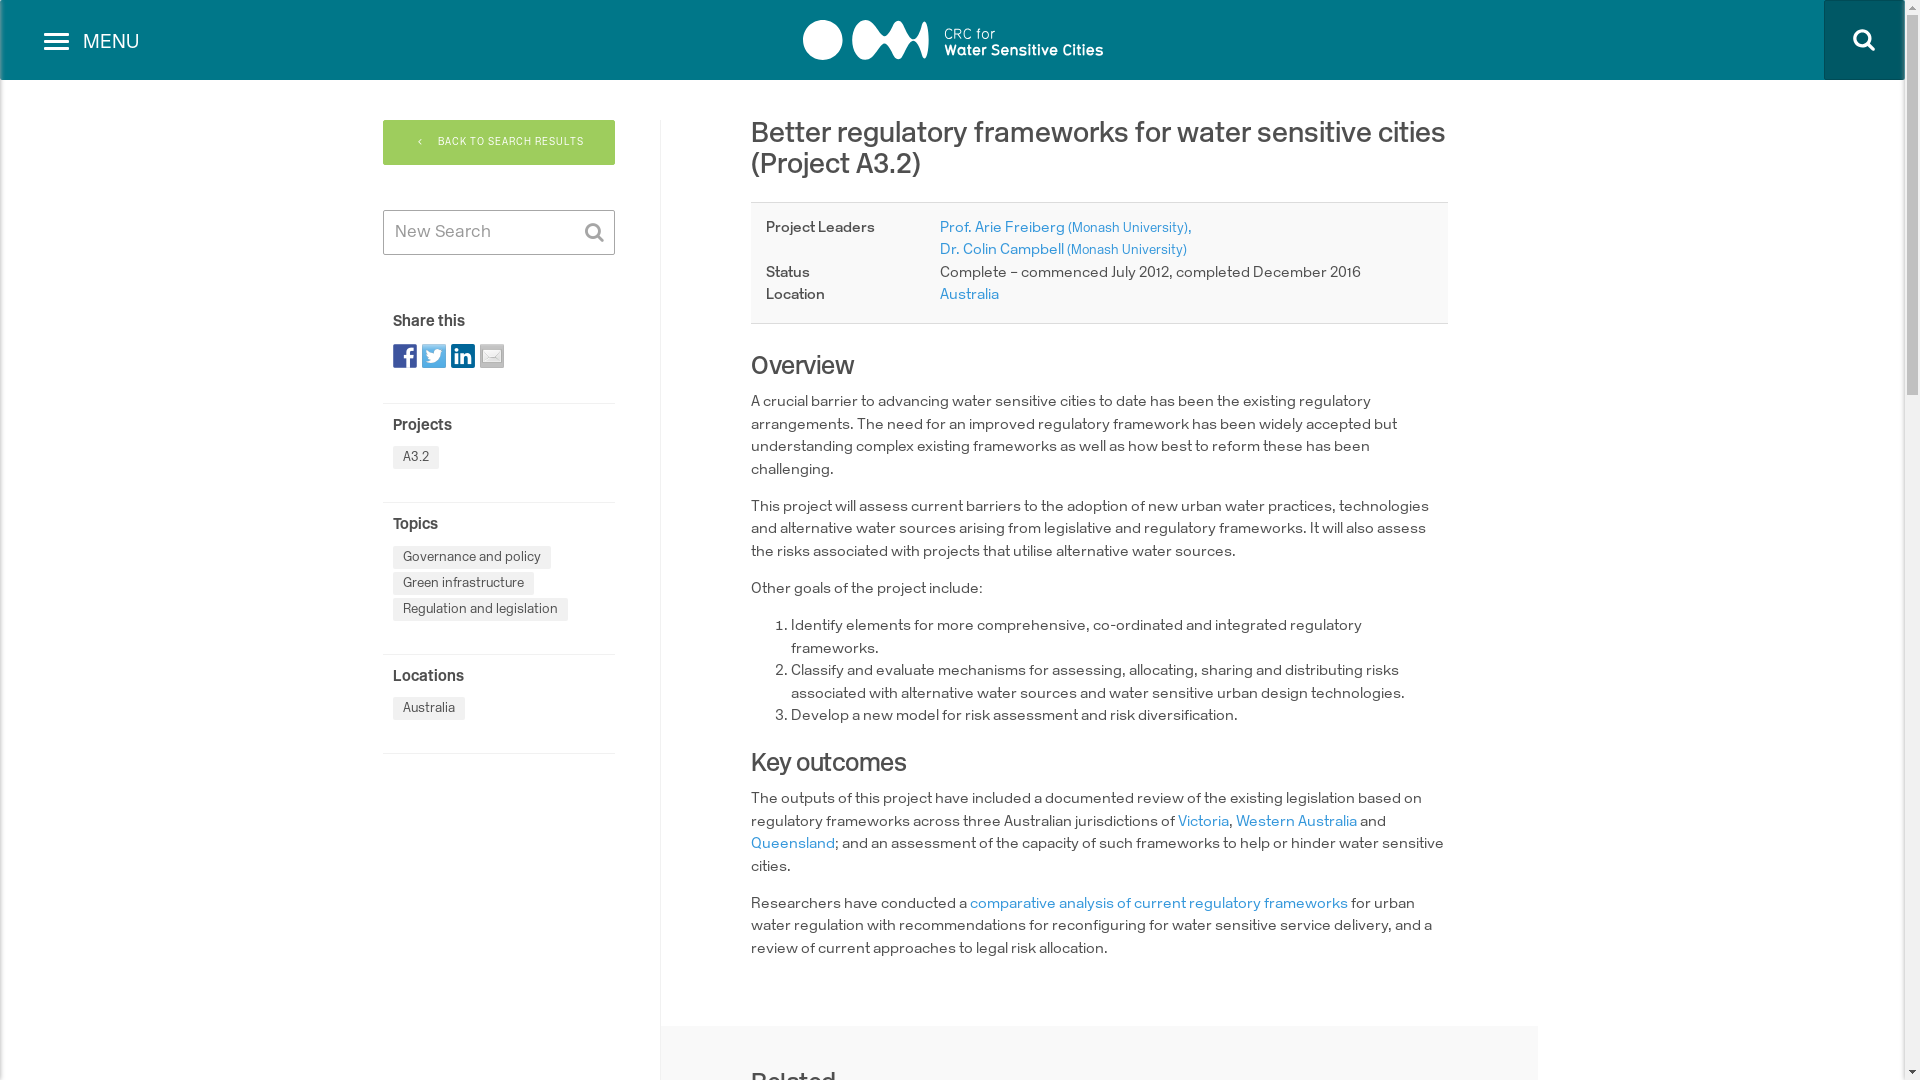  What do you see at coordinates (402, 354) in the screenshot?
I see `'Share on Facebook'` at bounding box center [402, 354].